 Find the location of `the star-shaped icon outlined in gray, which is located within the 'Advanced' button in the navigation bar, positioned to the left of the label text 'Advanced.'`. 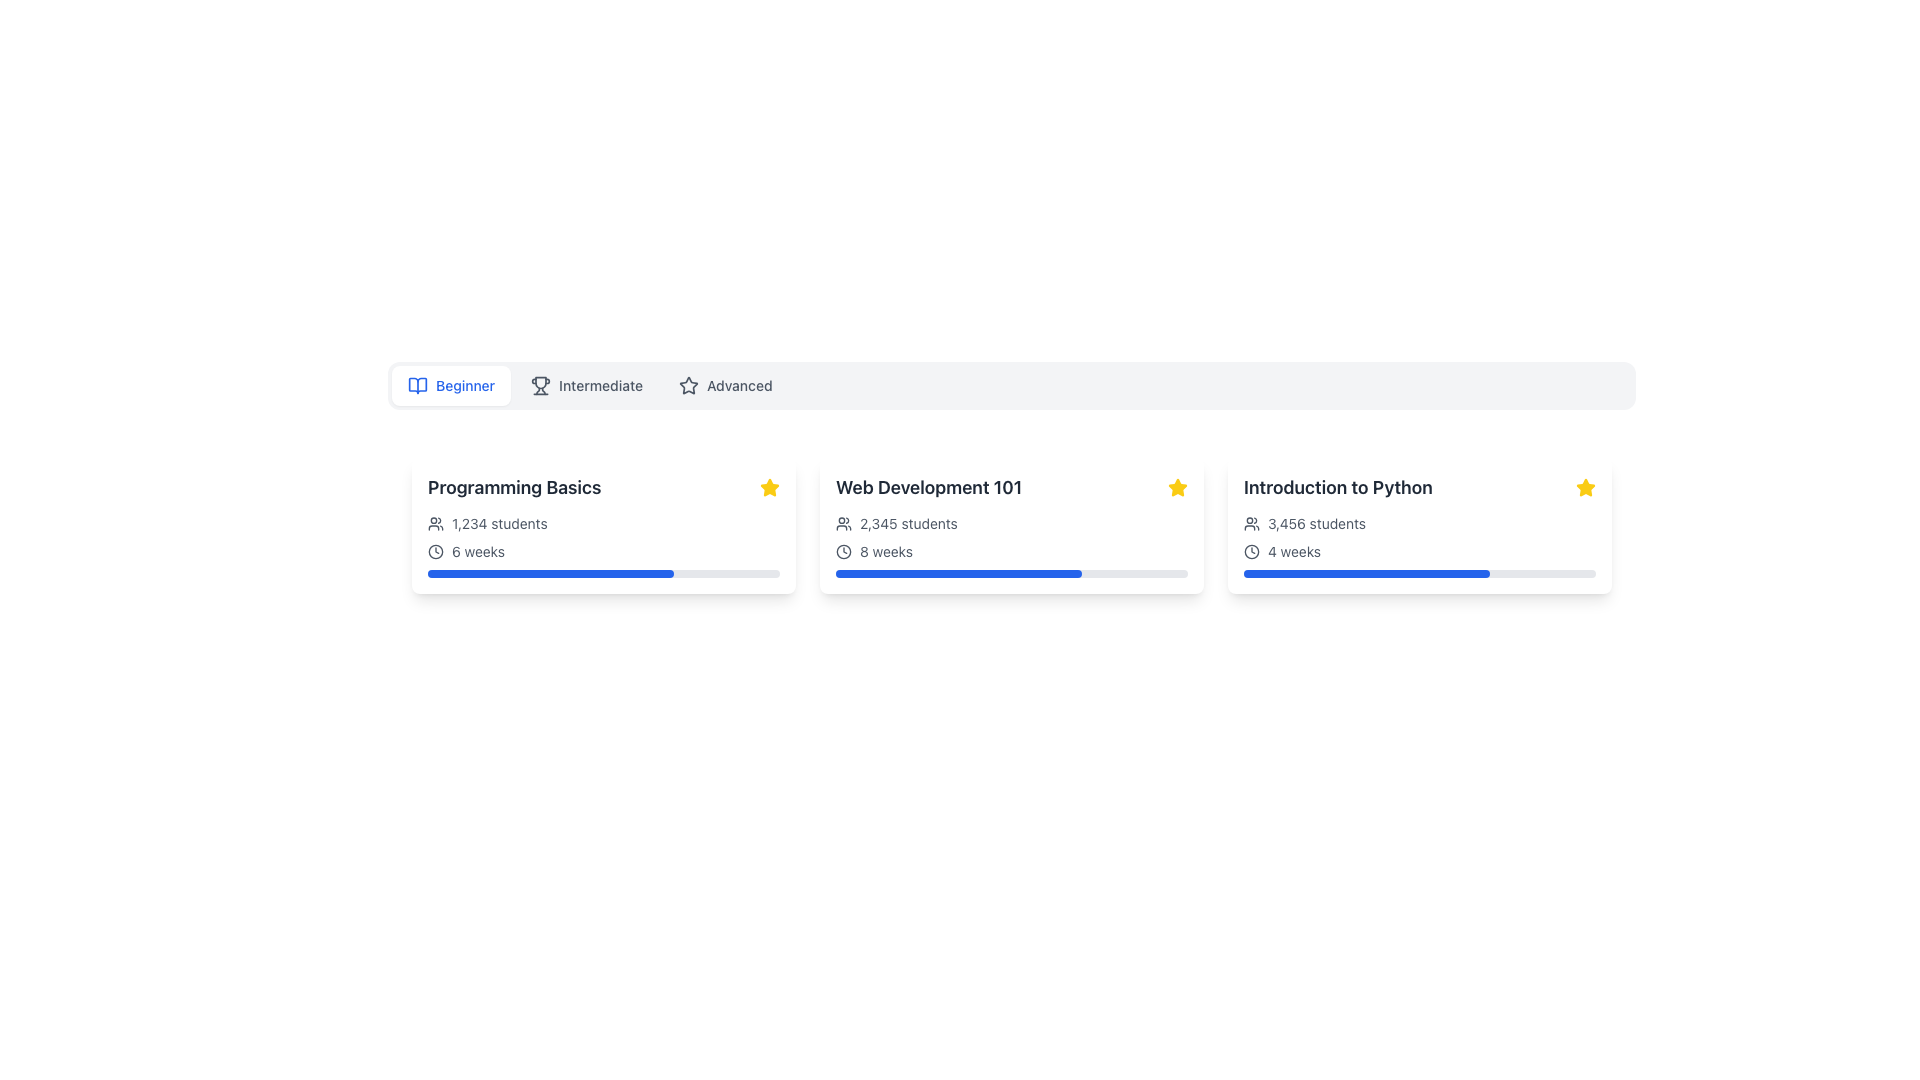

the star-shaped icon outlined in gray, which is located within the 'Advanced' button in the navigation bar, positioned to the left of the label text 'Advanced.' is located at coordinates (689, 385).